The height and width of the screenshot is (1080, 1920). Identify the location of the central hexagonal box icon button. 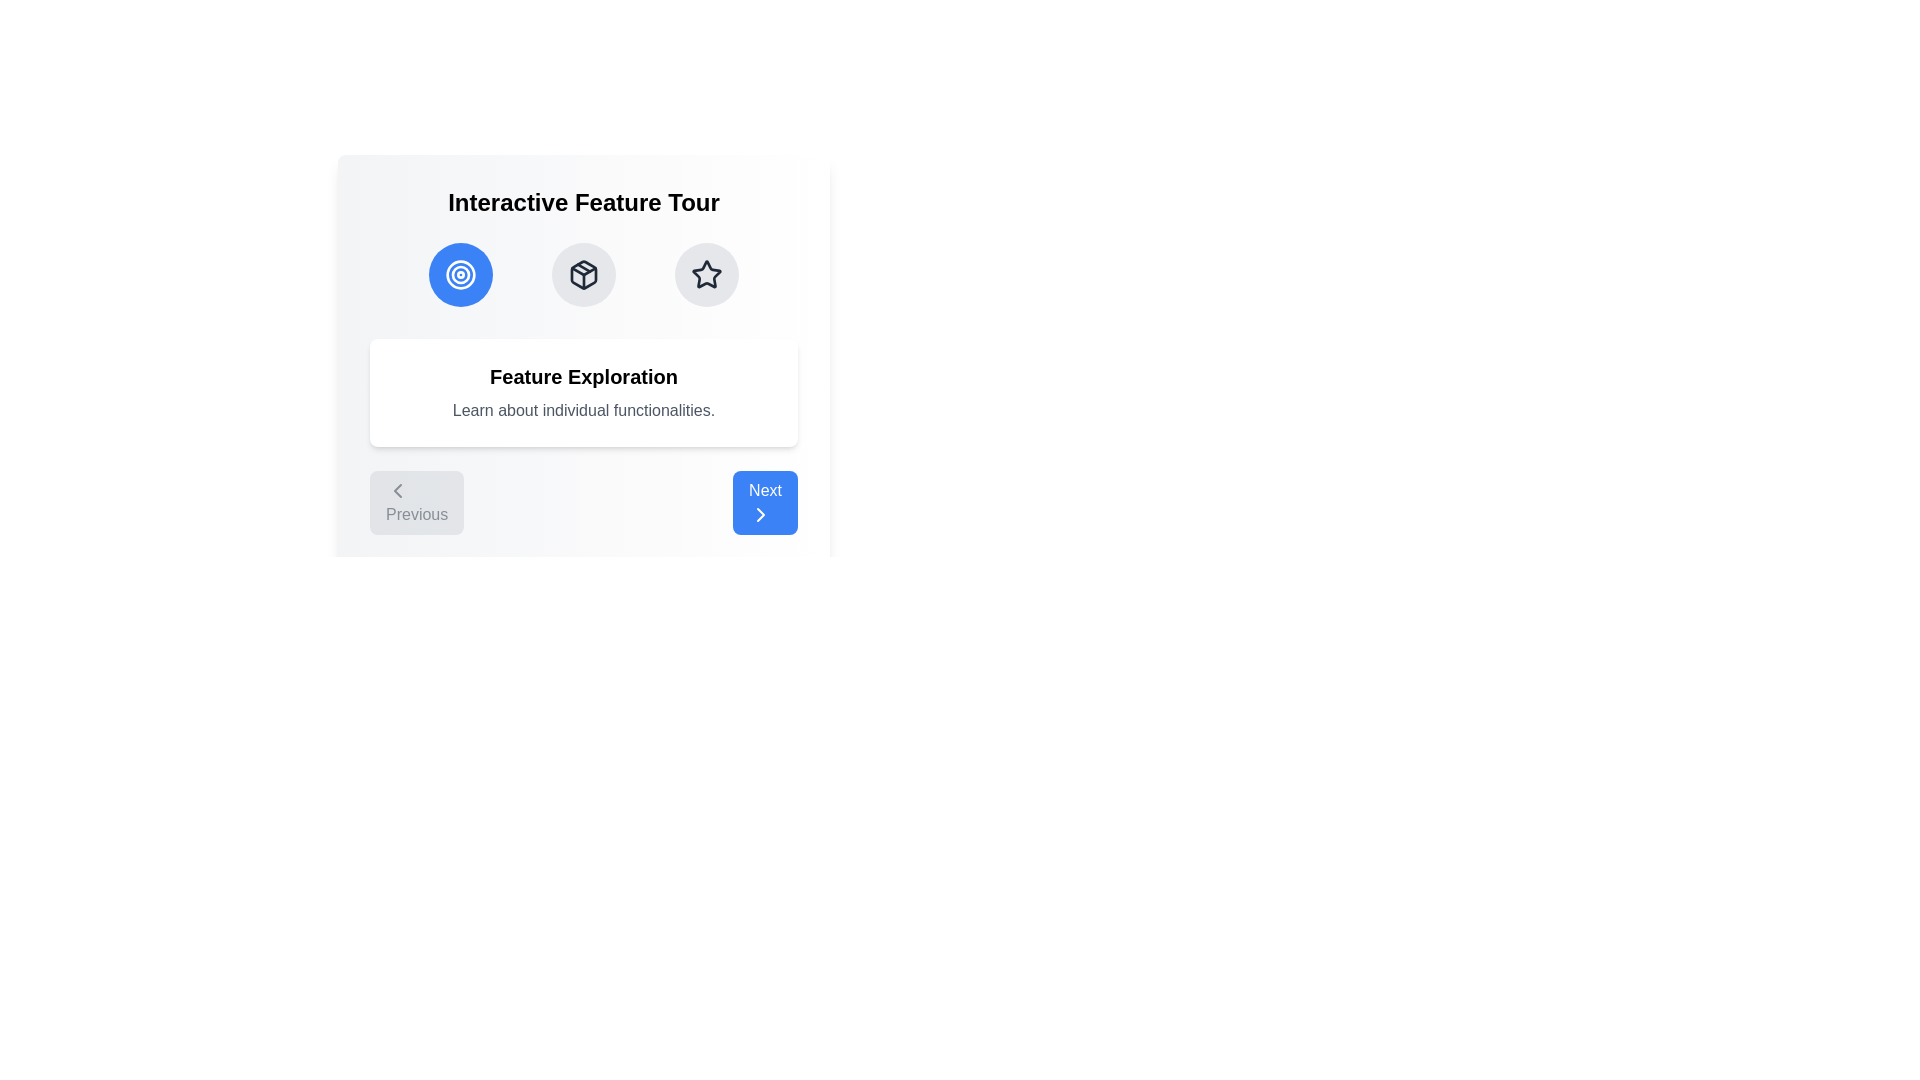
(583, 274).